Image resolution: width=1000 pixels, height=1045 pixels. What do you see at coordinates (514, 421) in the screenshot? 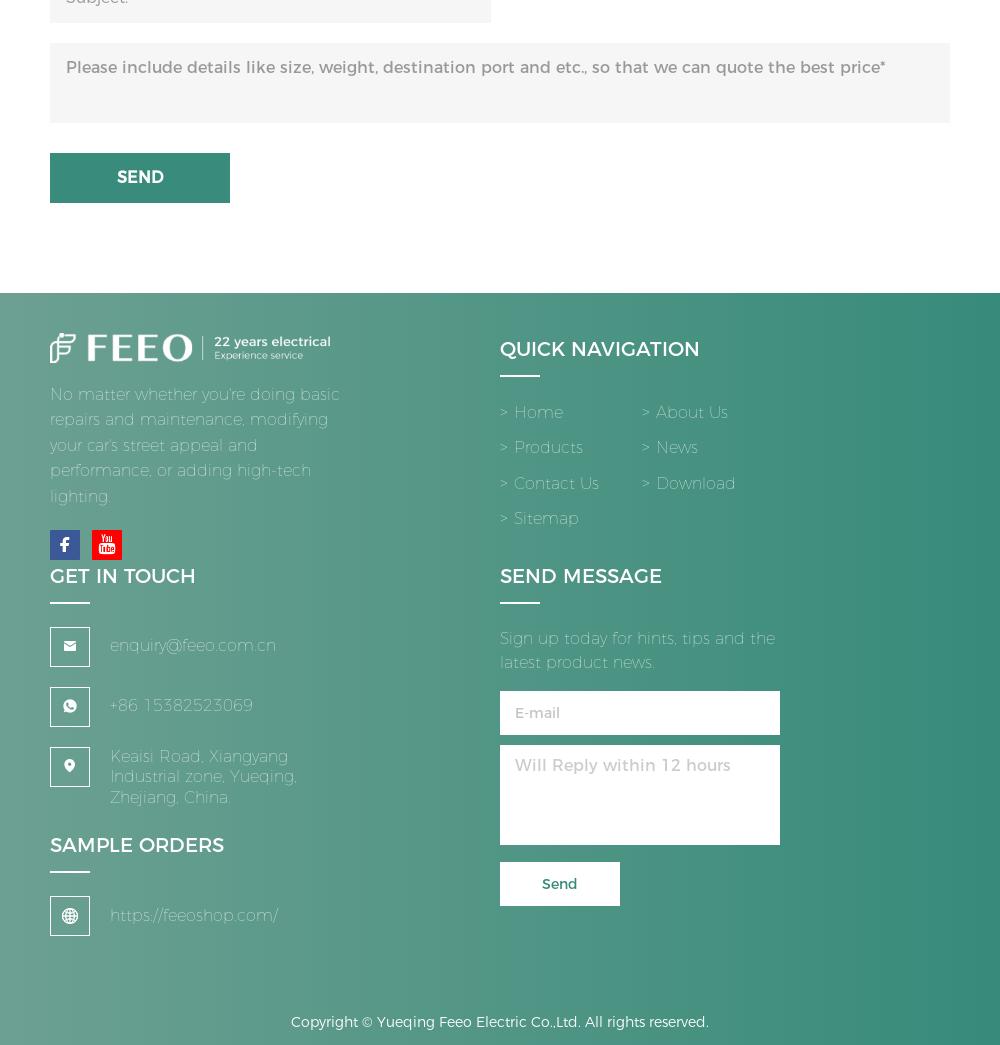
I see `'Home'` at bounding box center [514, 421].